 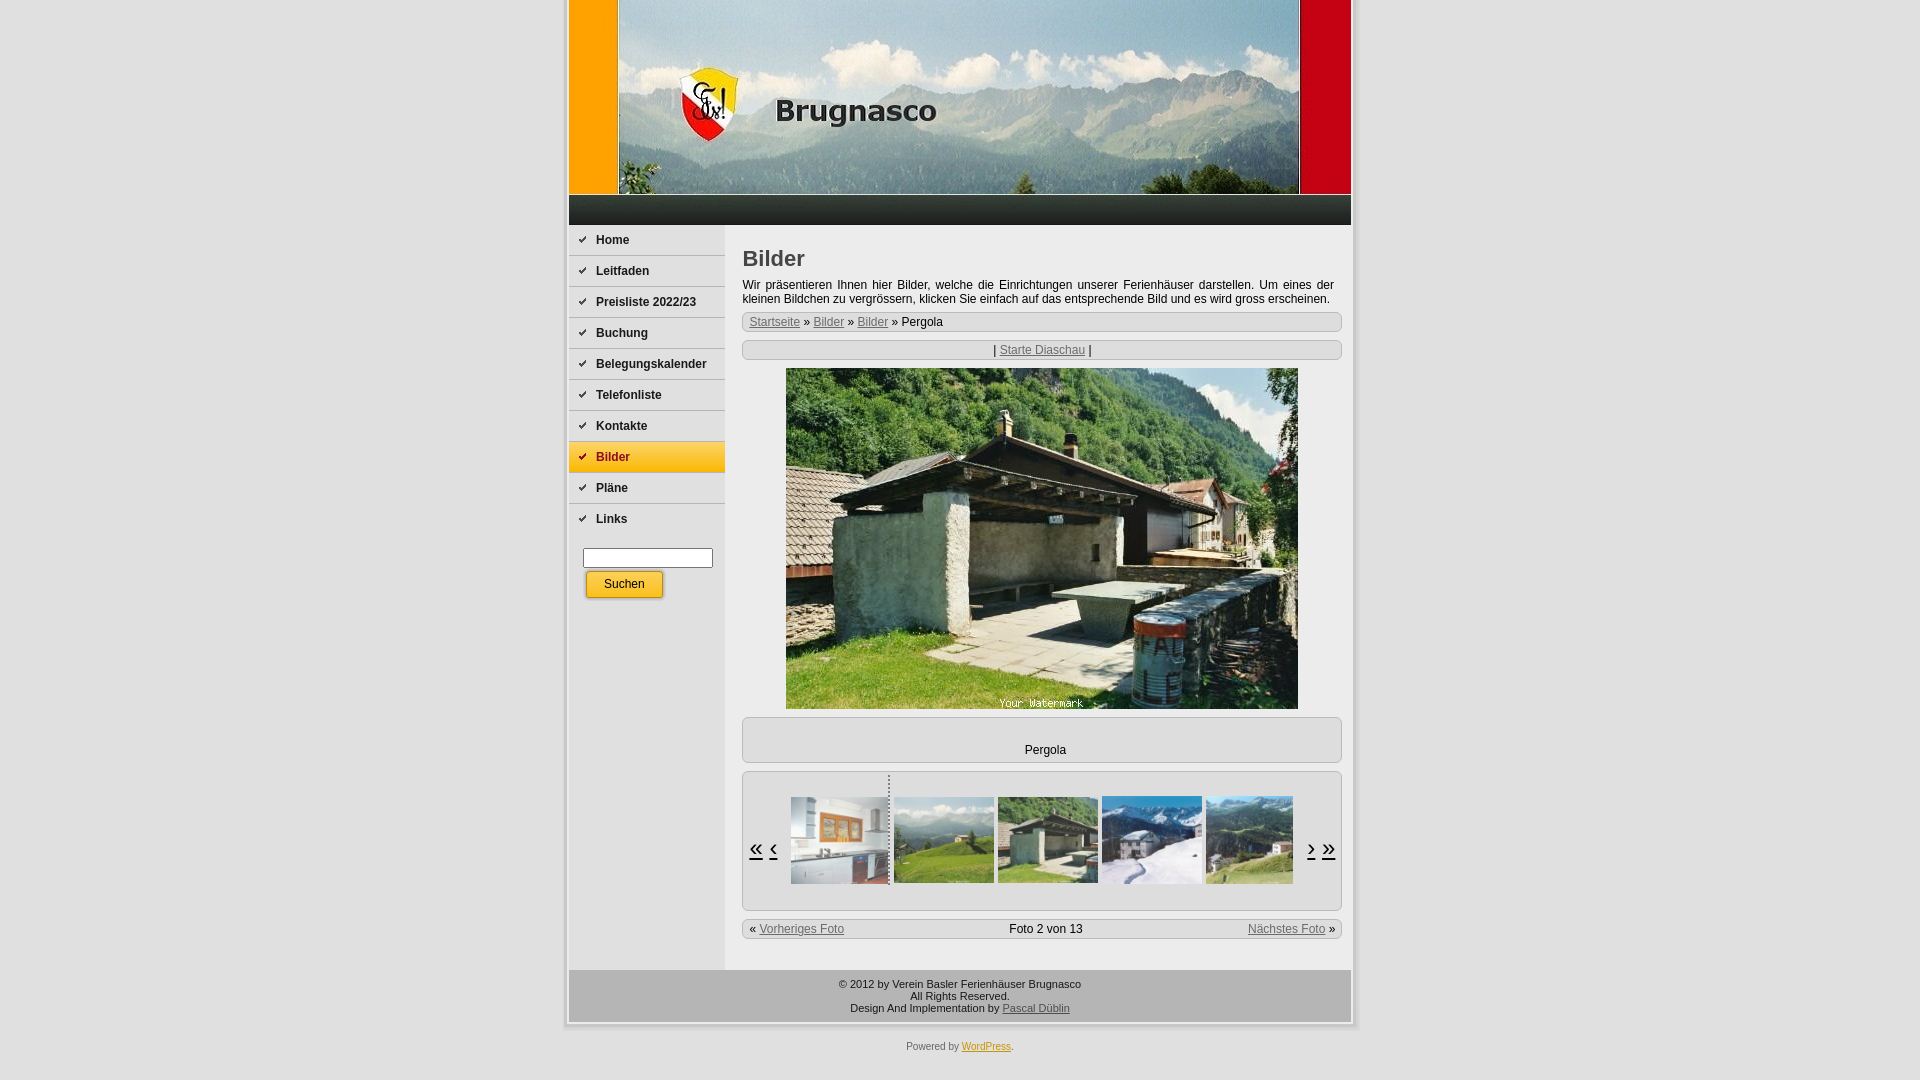 I want to click on 'Telefonliste', so click(x=647, y=394).